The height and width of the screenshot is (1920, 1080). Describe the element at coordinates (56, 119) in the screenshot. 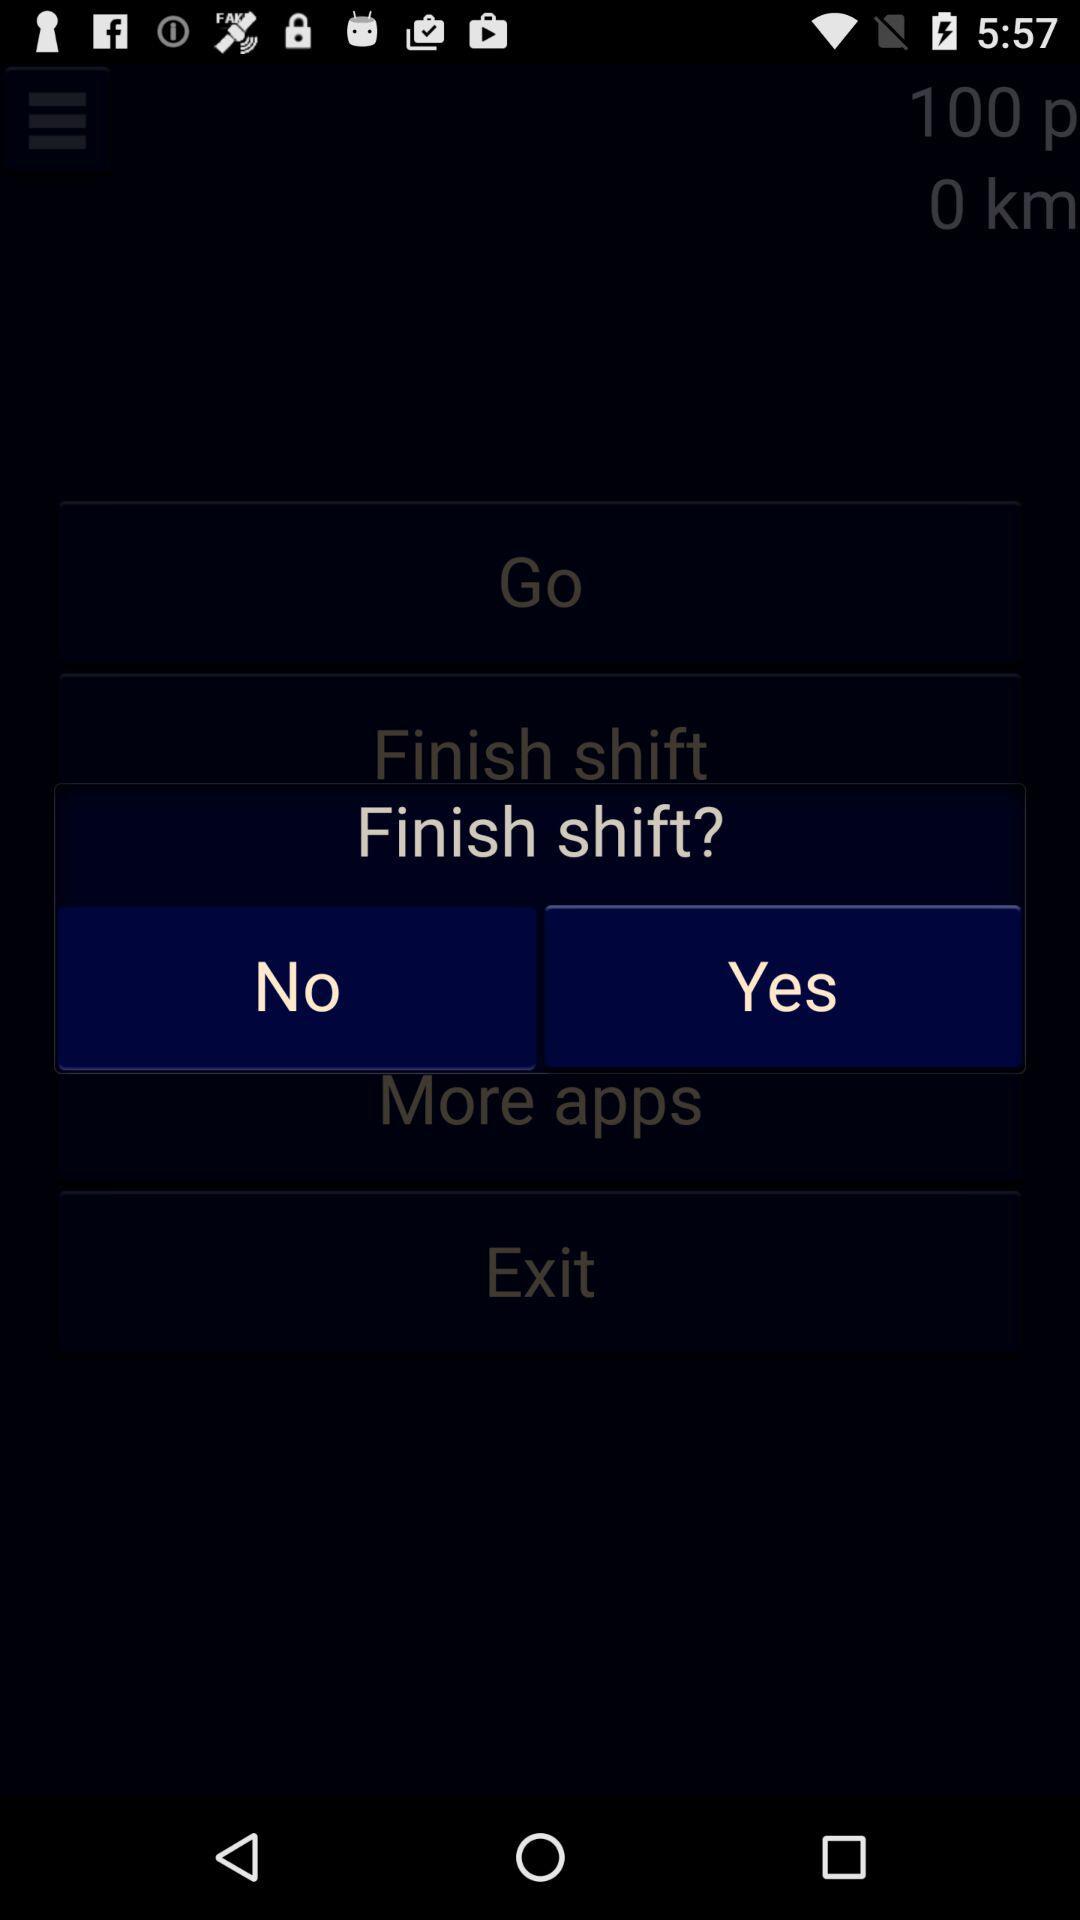

I see `open menu` at that location.